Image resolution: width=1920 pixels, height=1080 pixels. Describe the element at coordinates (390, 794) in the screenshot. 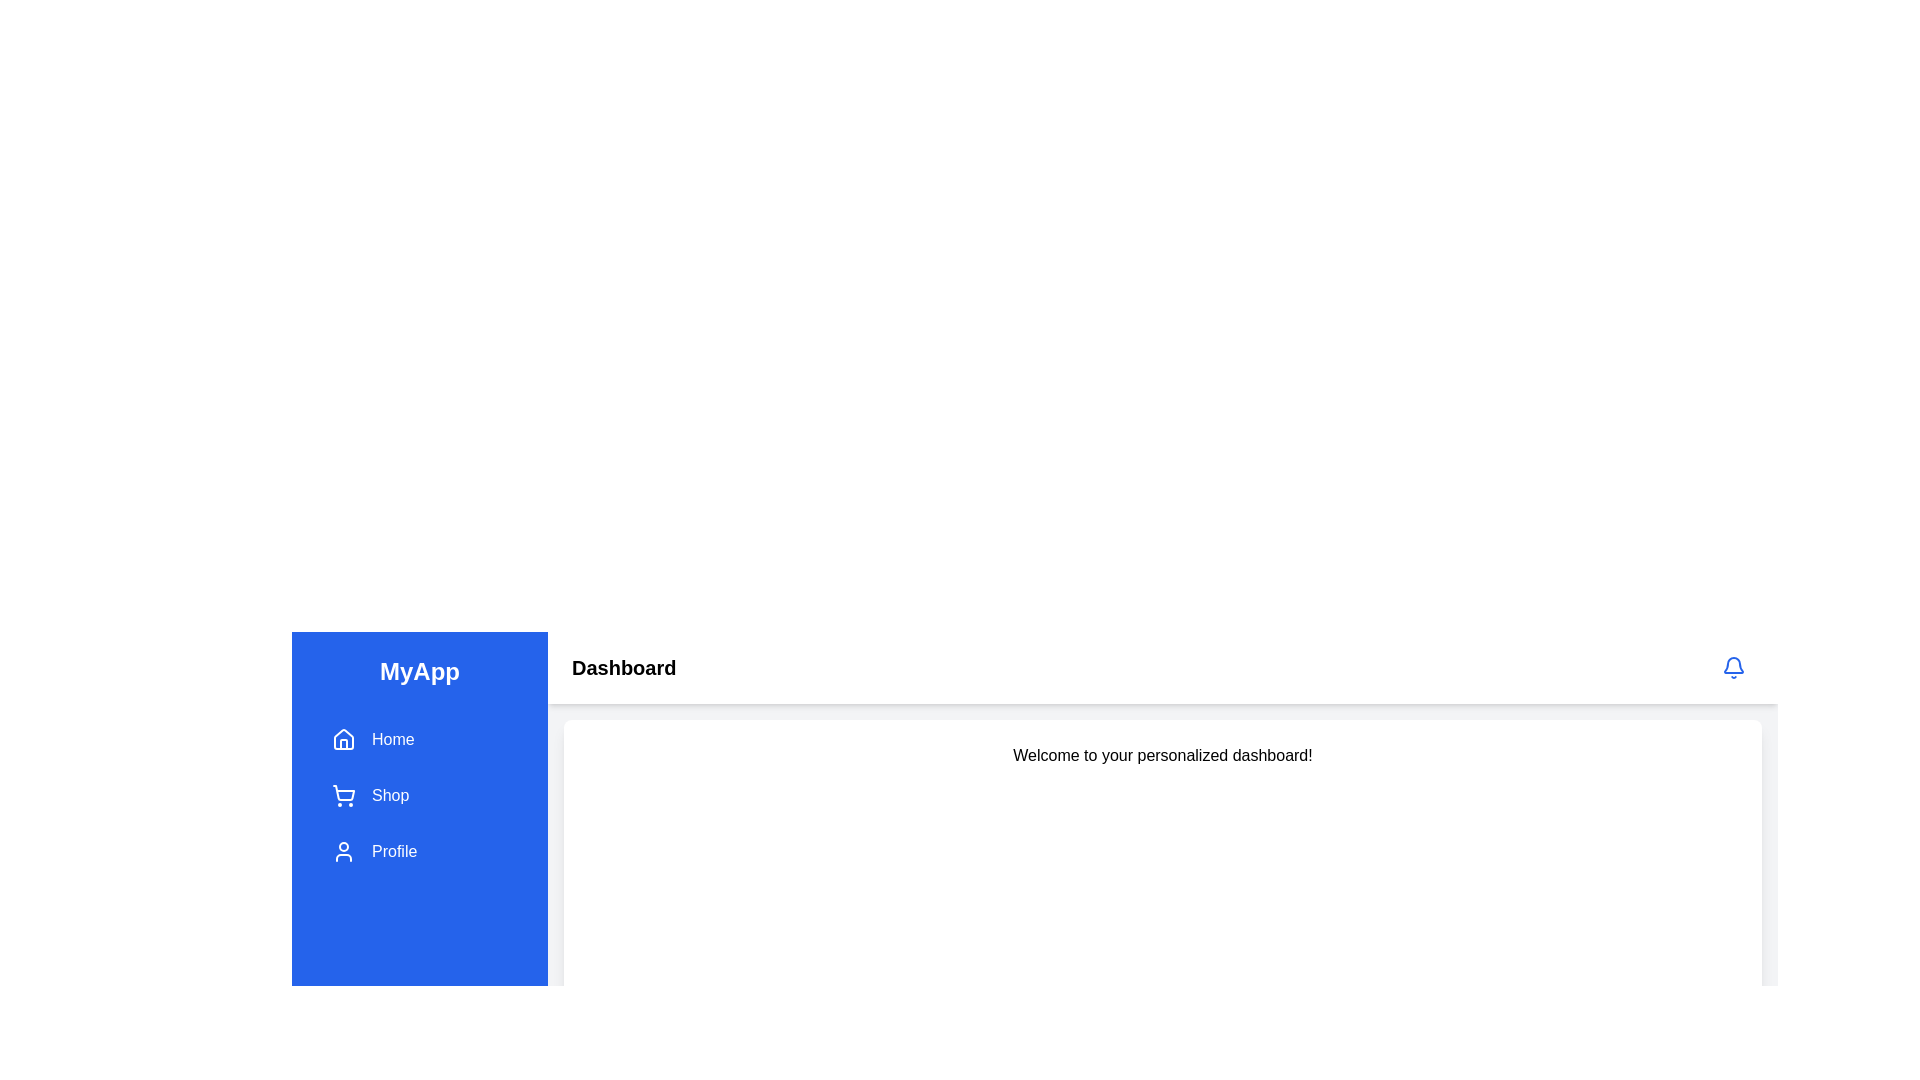

I see `the 'Shop' text label in the vertical navigation panel, which is styled in white text against a solid blue background and located between the 'Home' and 'Profile' menu items` at that location.